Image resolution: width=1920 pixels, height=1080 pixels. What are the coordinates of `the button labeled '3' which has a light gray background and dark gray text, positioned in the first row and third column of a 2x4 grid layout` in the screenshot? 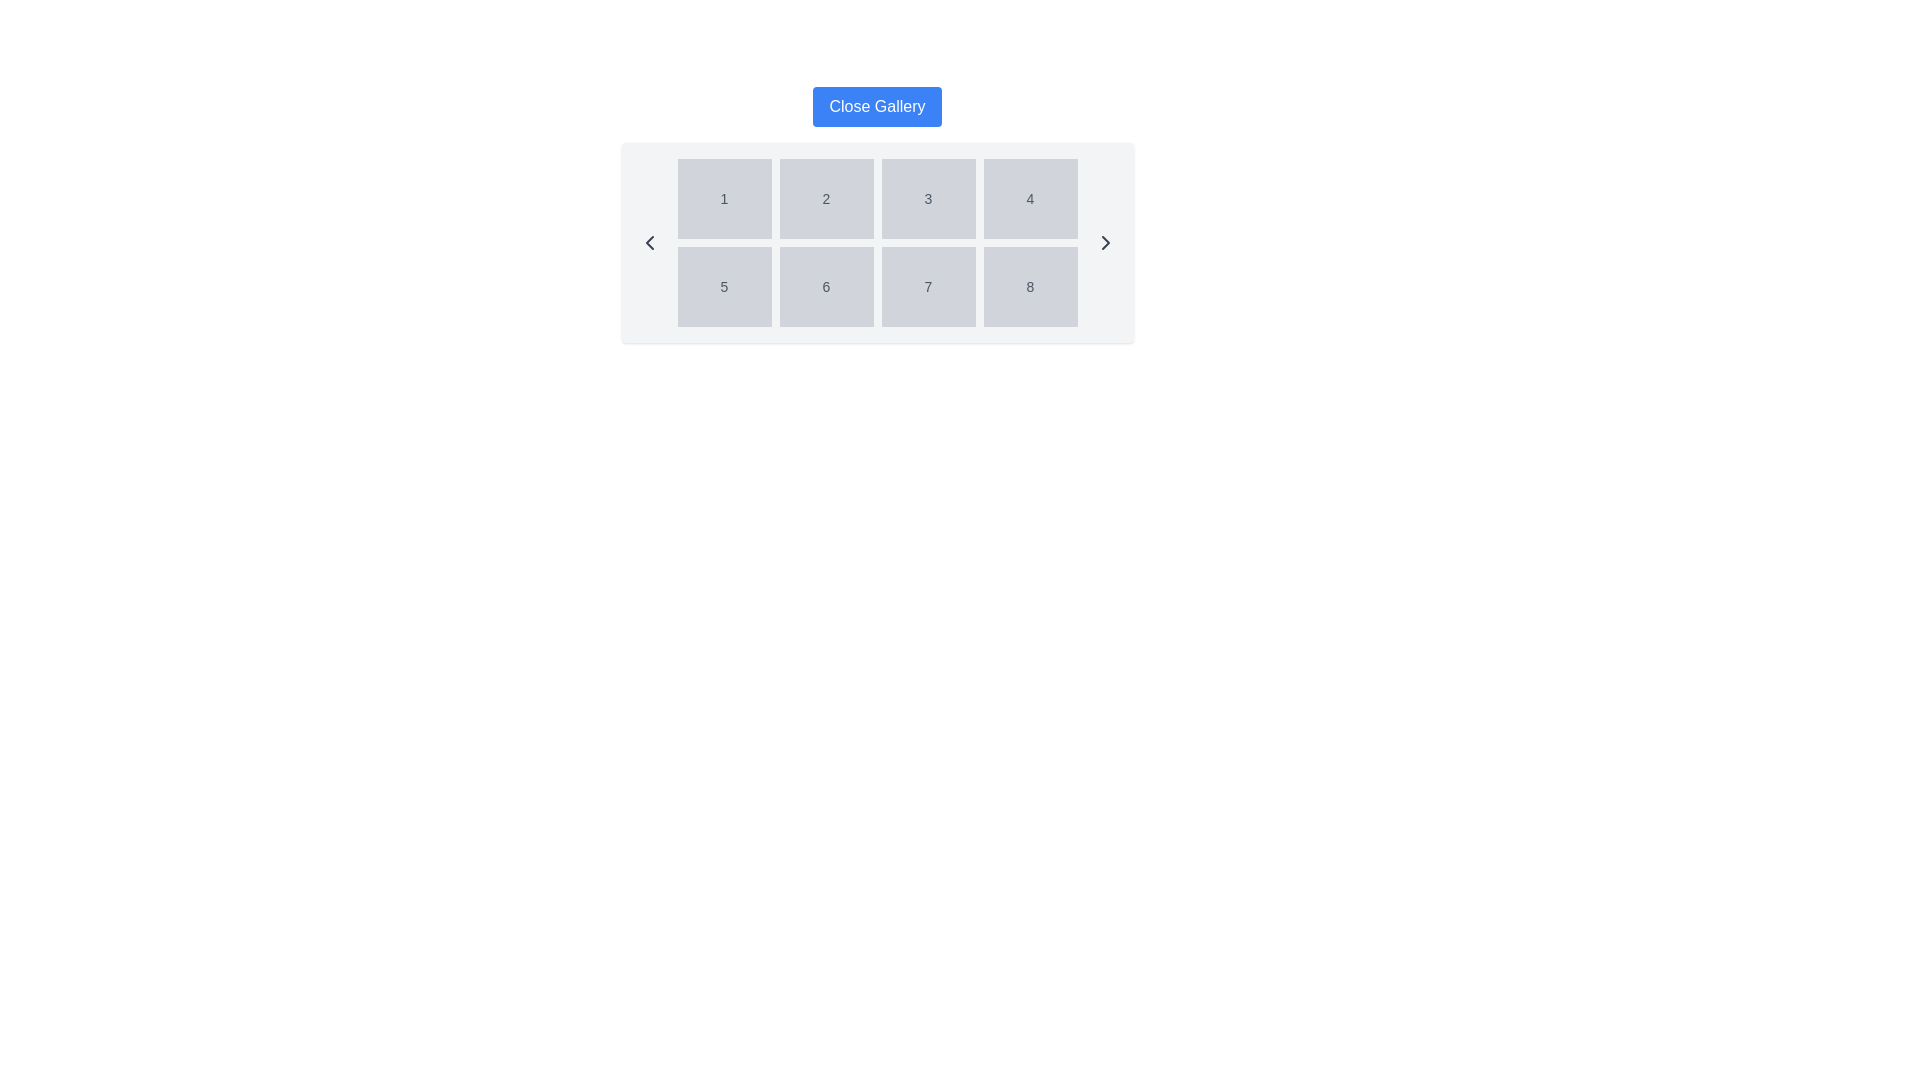 It's located at (927, 199).